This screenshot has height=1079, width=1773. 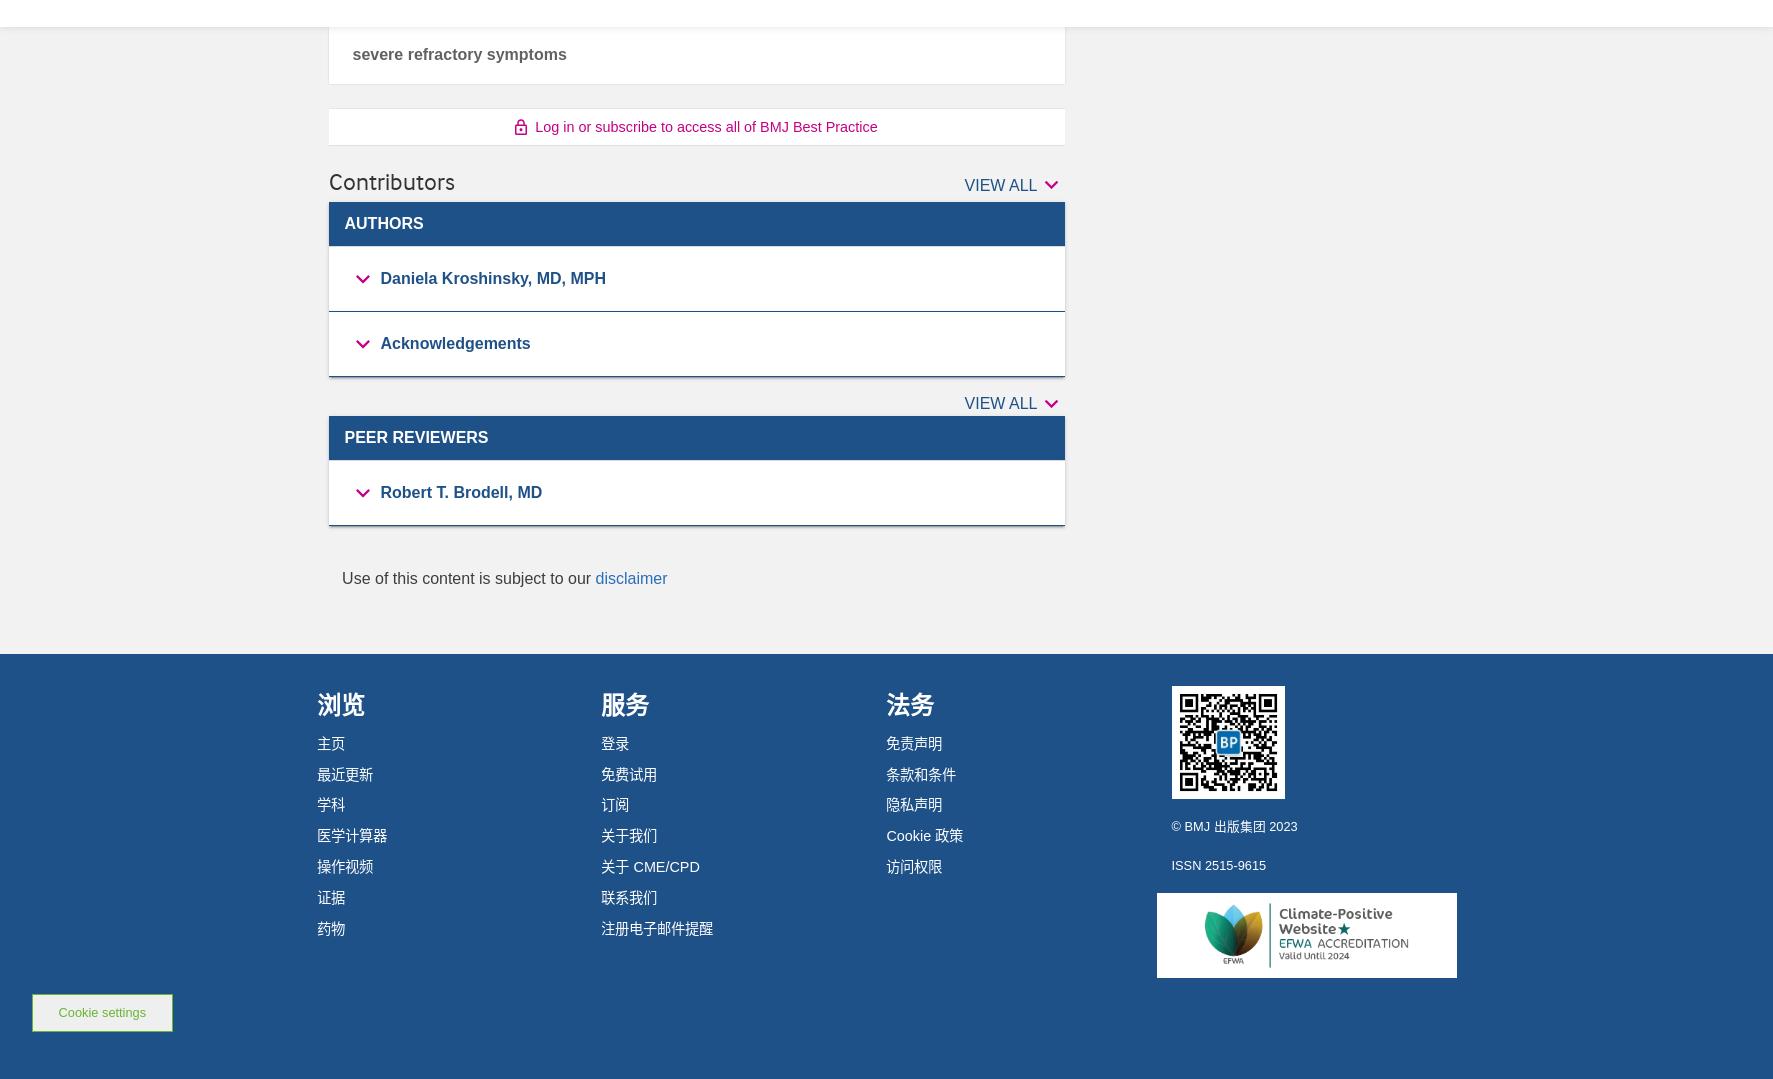 I want to click on 'Cookie 政策', so click(x=924, y=836).